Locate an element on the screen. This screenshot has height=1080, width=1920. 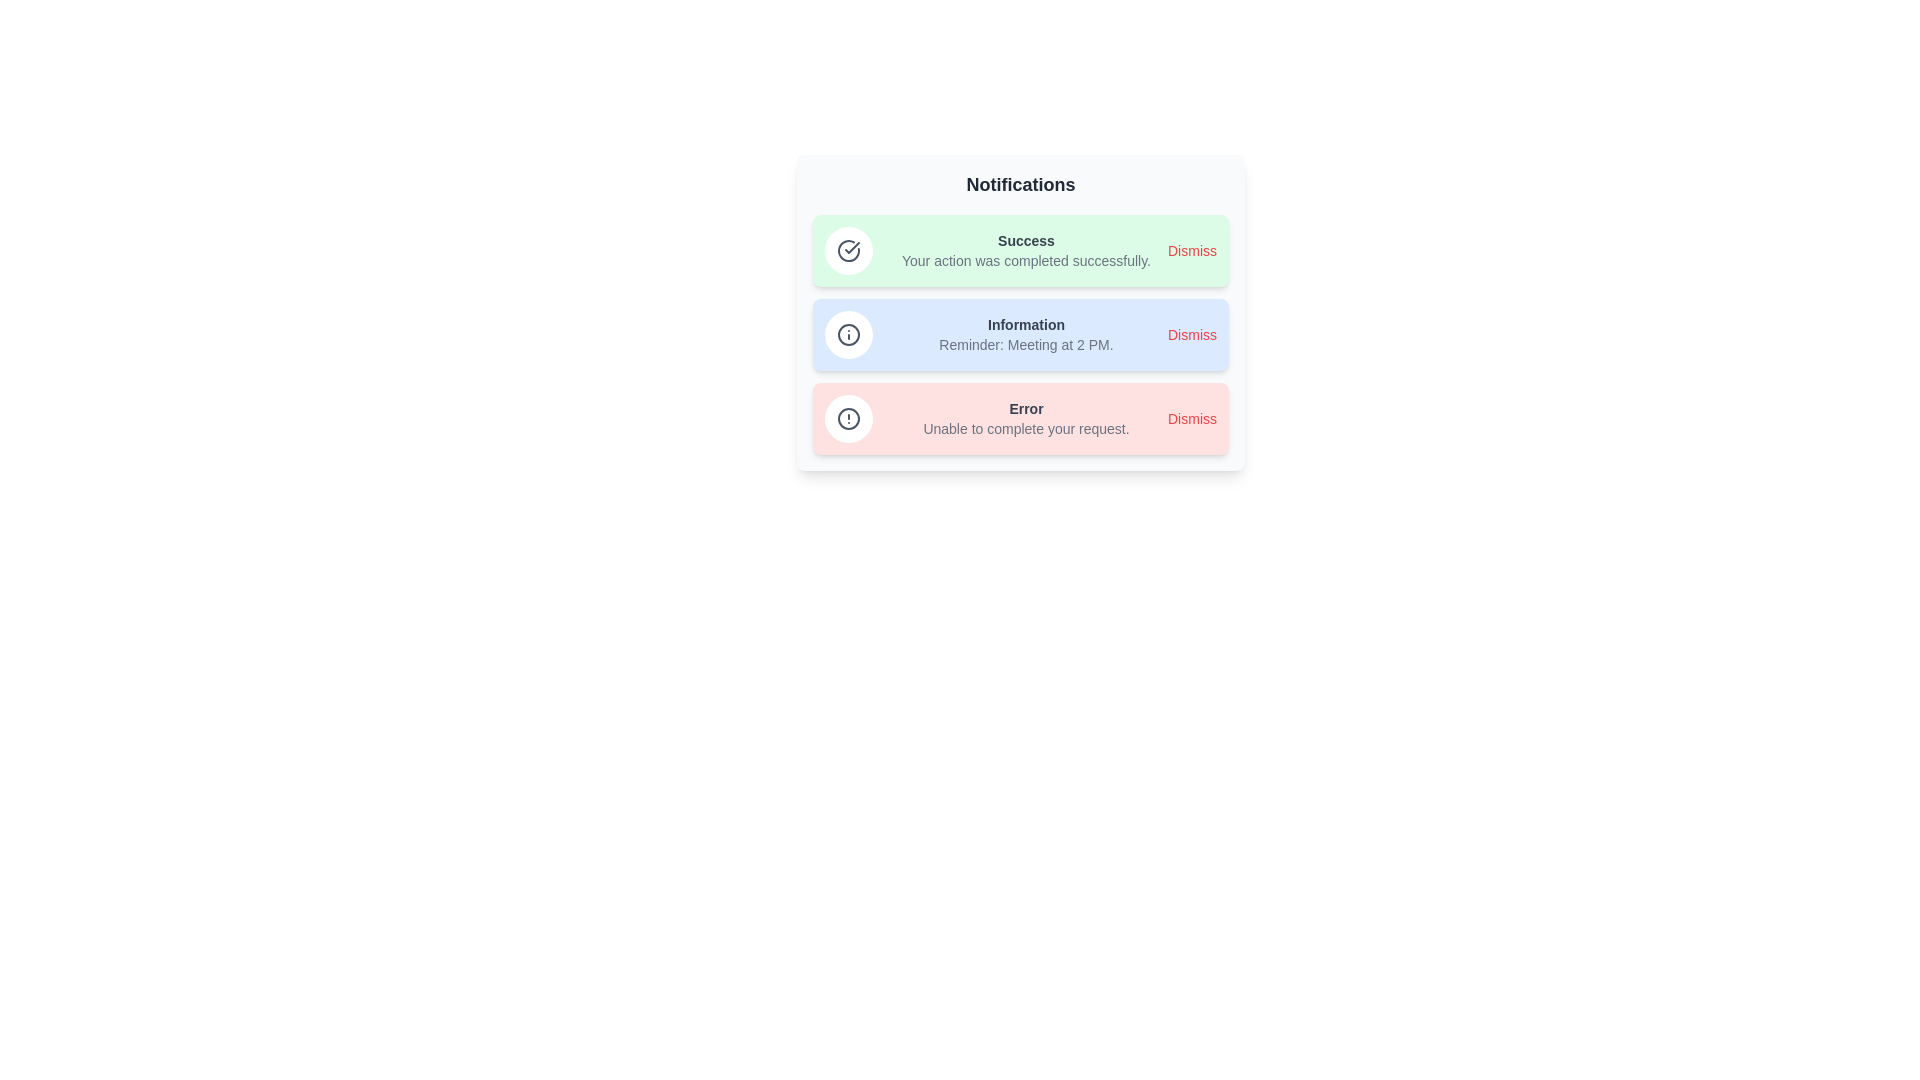
the background color of a notification of type Information is located at coordinates (1021, 334).